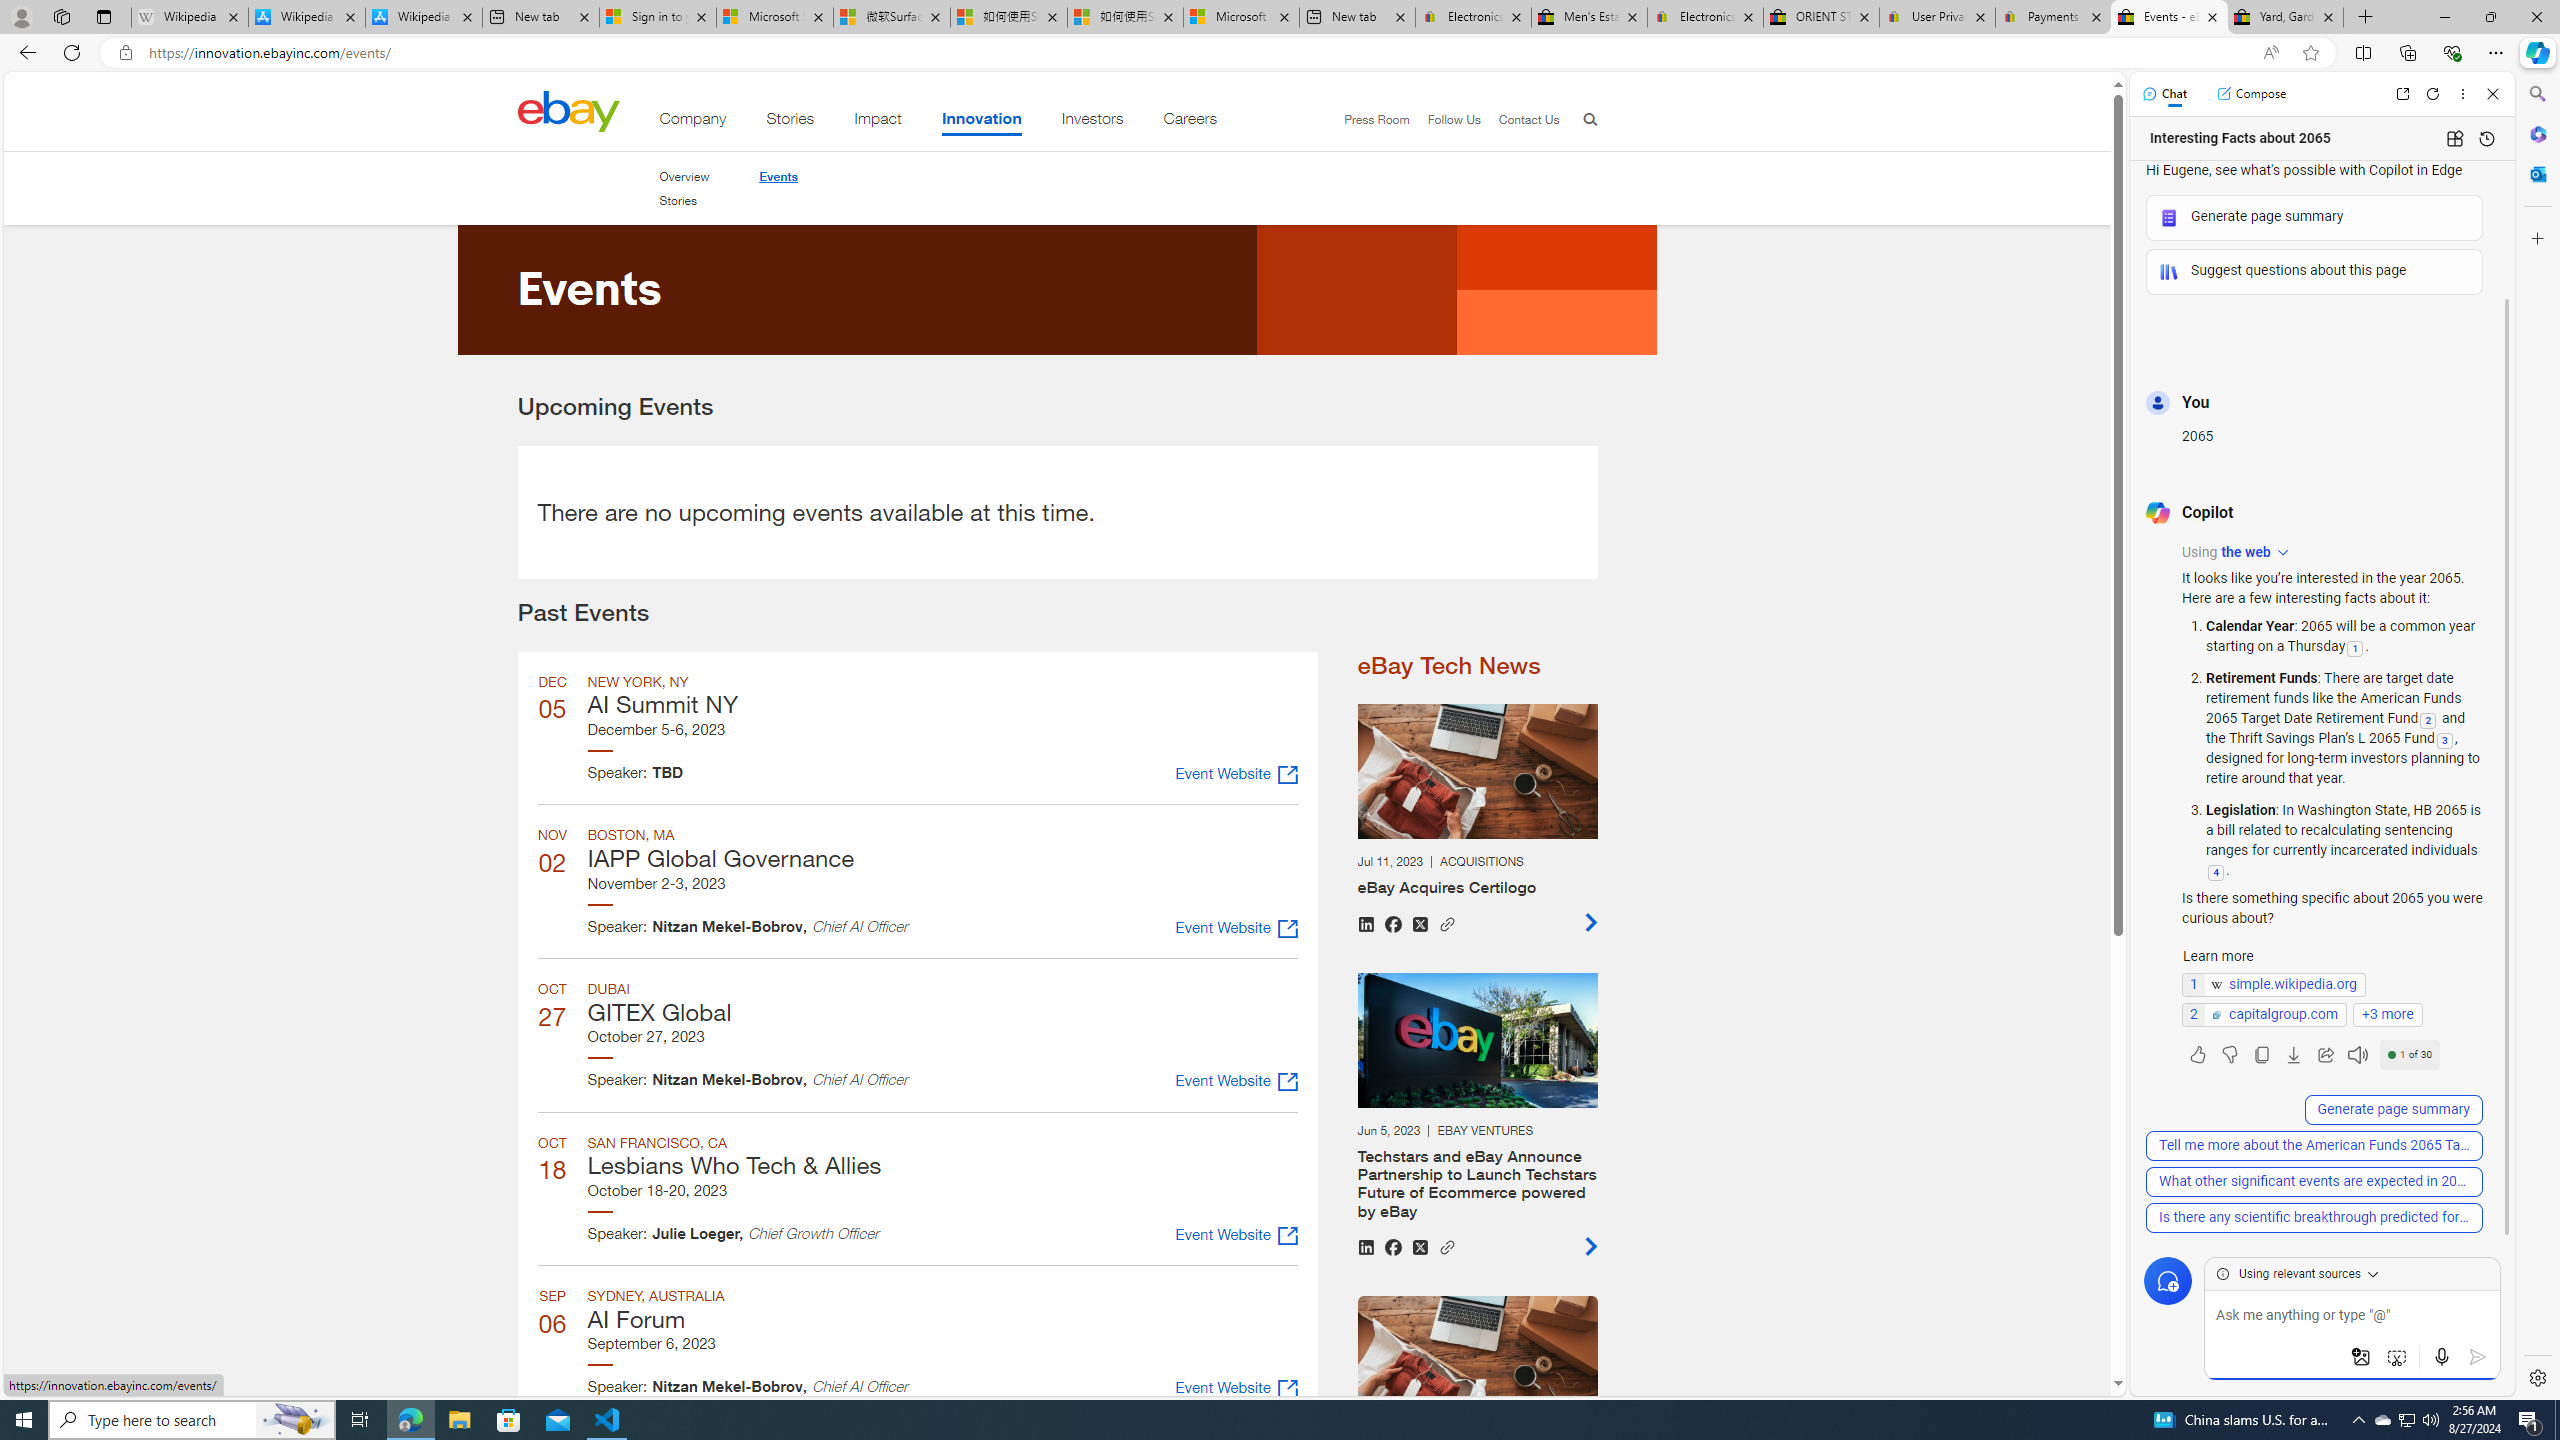 This screenshot has width=2560, height=1440. What do you see at coordinates (1936, 16) in the screenshot?
I see `'User Privacy Notice | eBay'` at bounding box center [1936, 16].